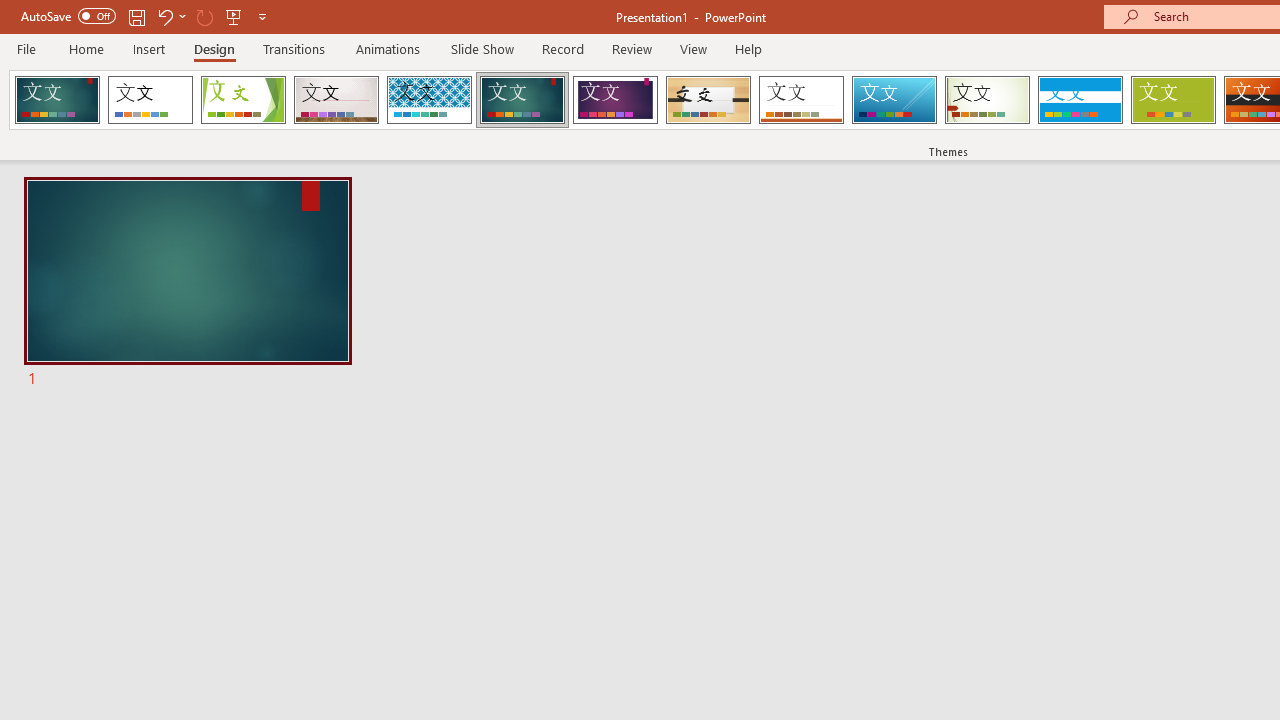 This screenshot has width=1280, height=720. Describe the element at coordinates (893, 100) in the screenshot. I see `'Slice Loading Preview...'` at that location.